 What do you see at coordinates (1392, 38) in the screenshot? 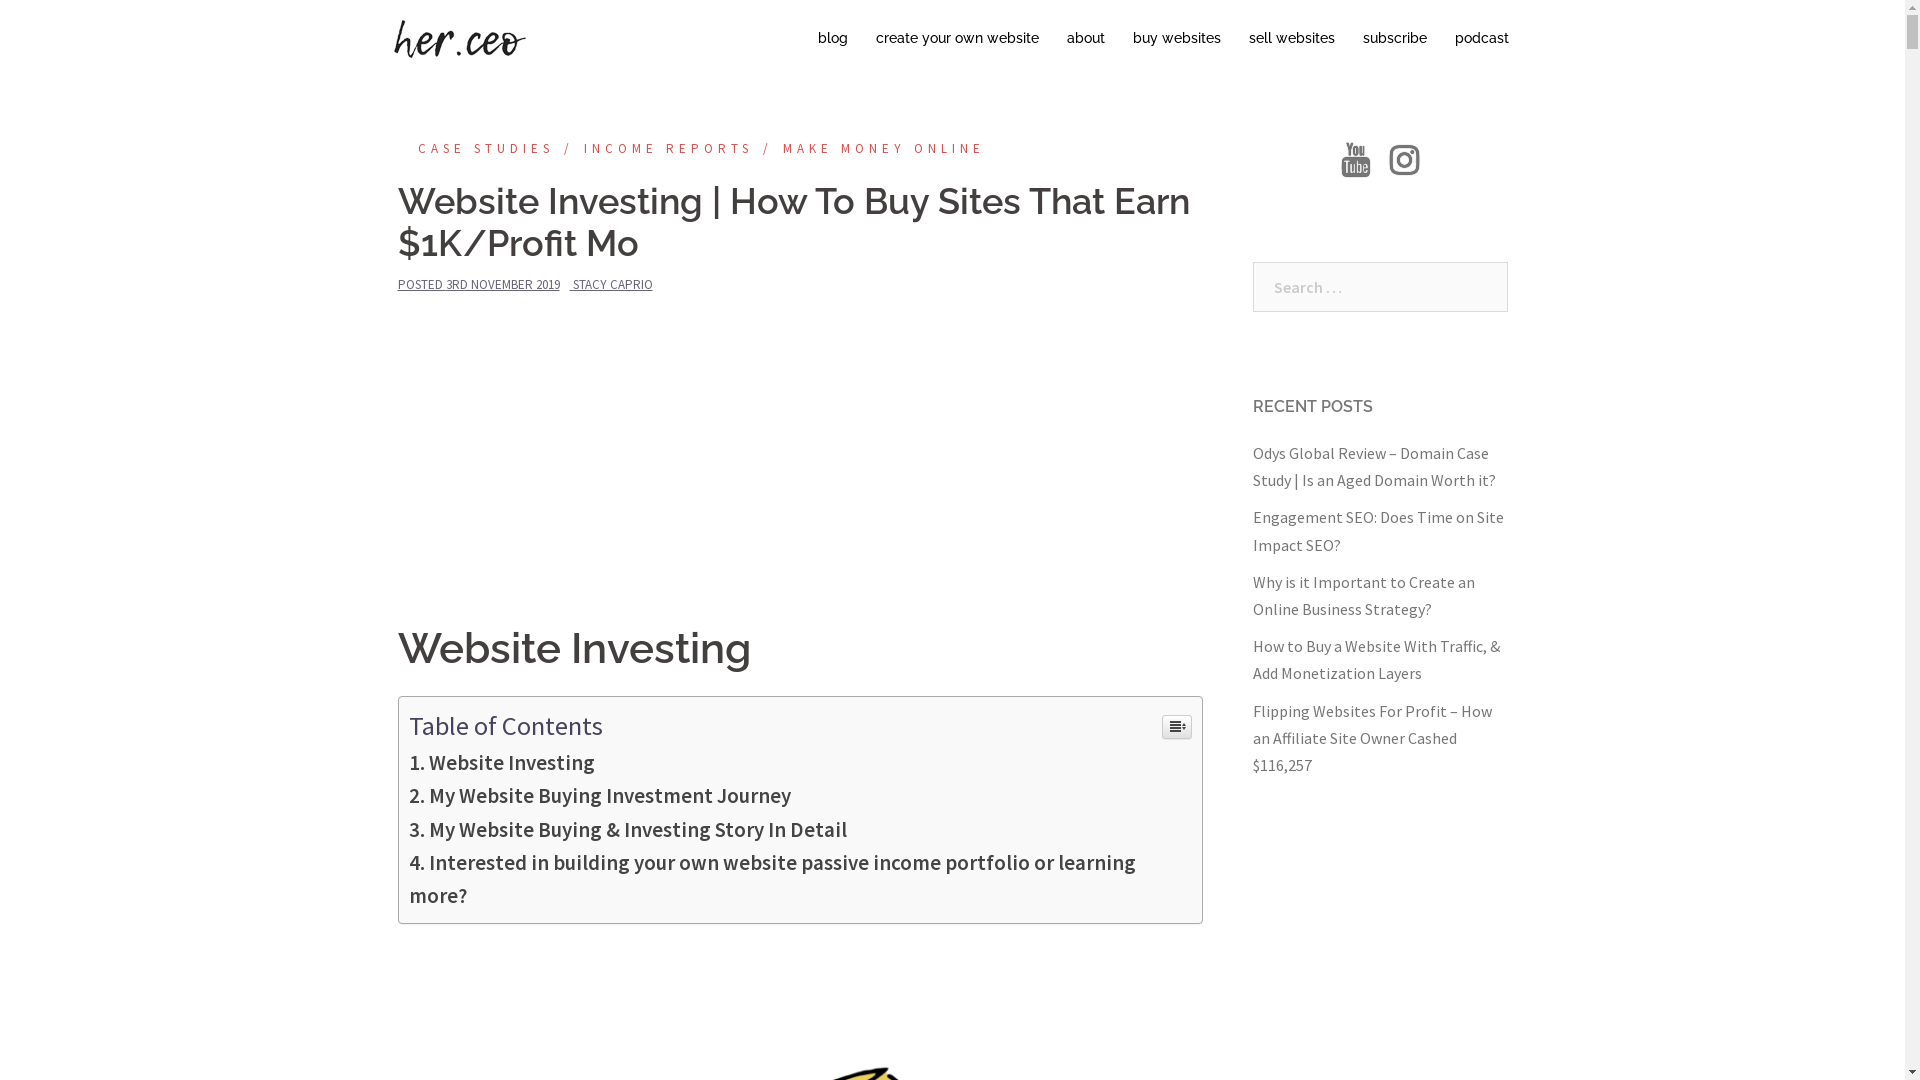
I see `'subscribe'` at bounding box center [1392, 38].